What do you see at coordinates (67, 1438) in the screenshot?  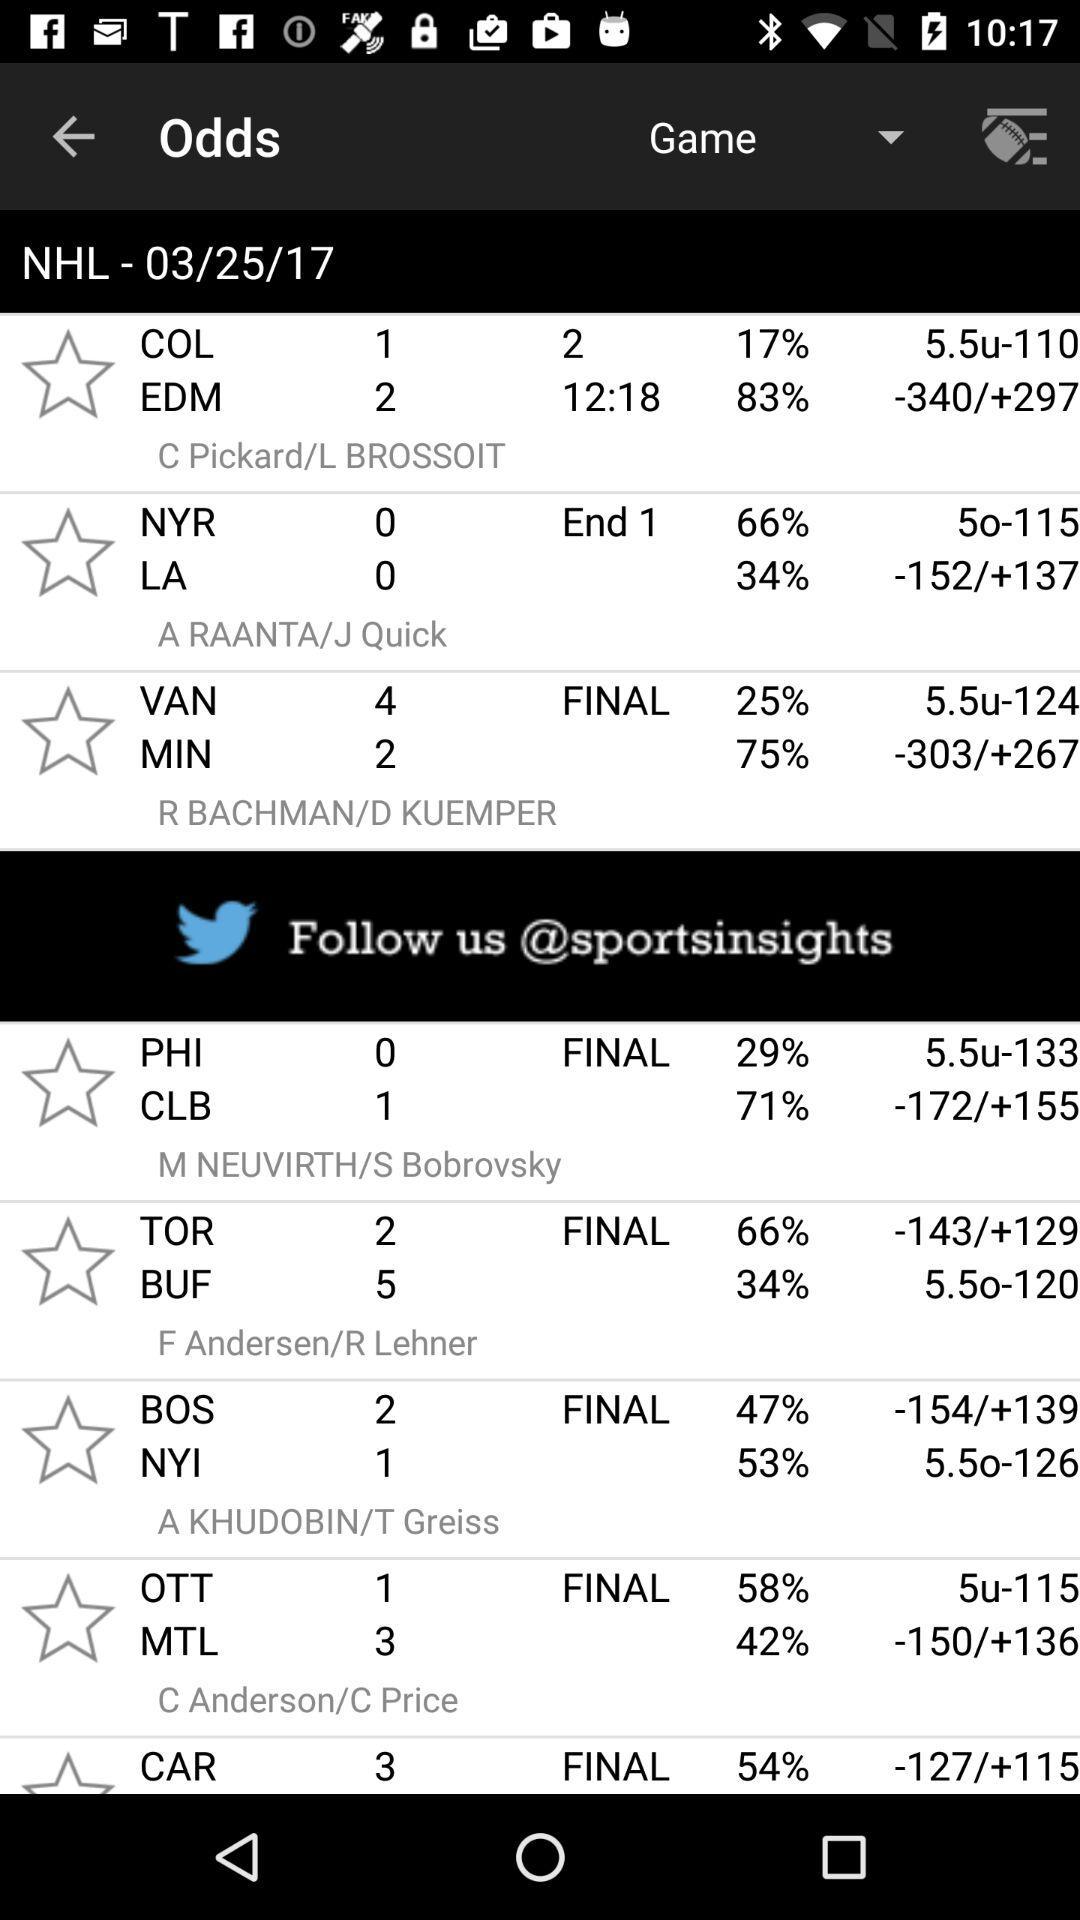 I see `favourite button` at bounding box center [67, 1438].